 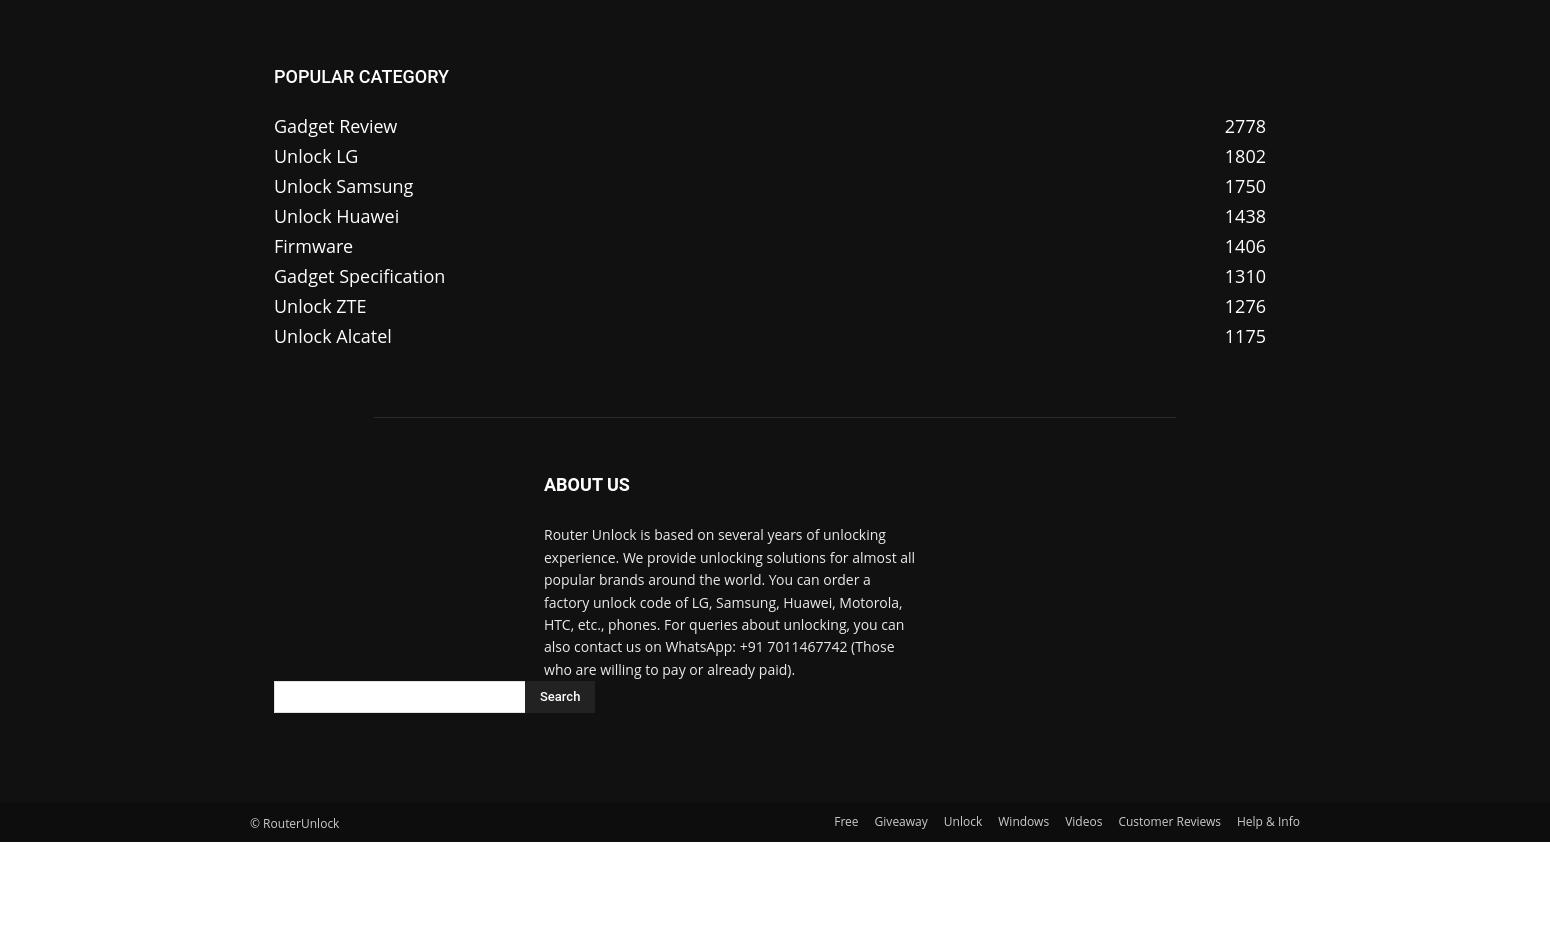 I want to click on 'Customer Reviews', so click(x=1169, y=820).